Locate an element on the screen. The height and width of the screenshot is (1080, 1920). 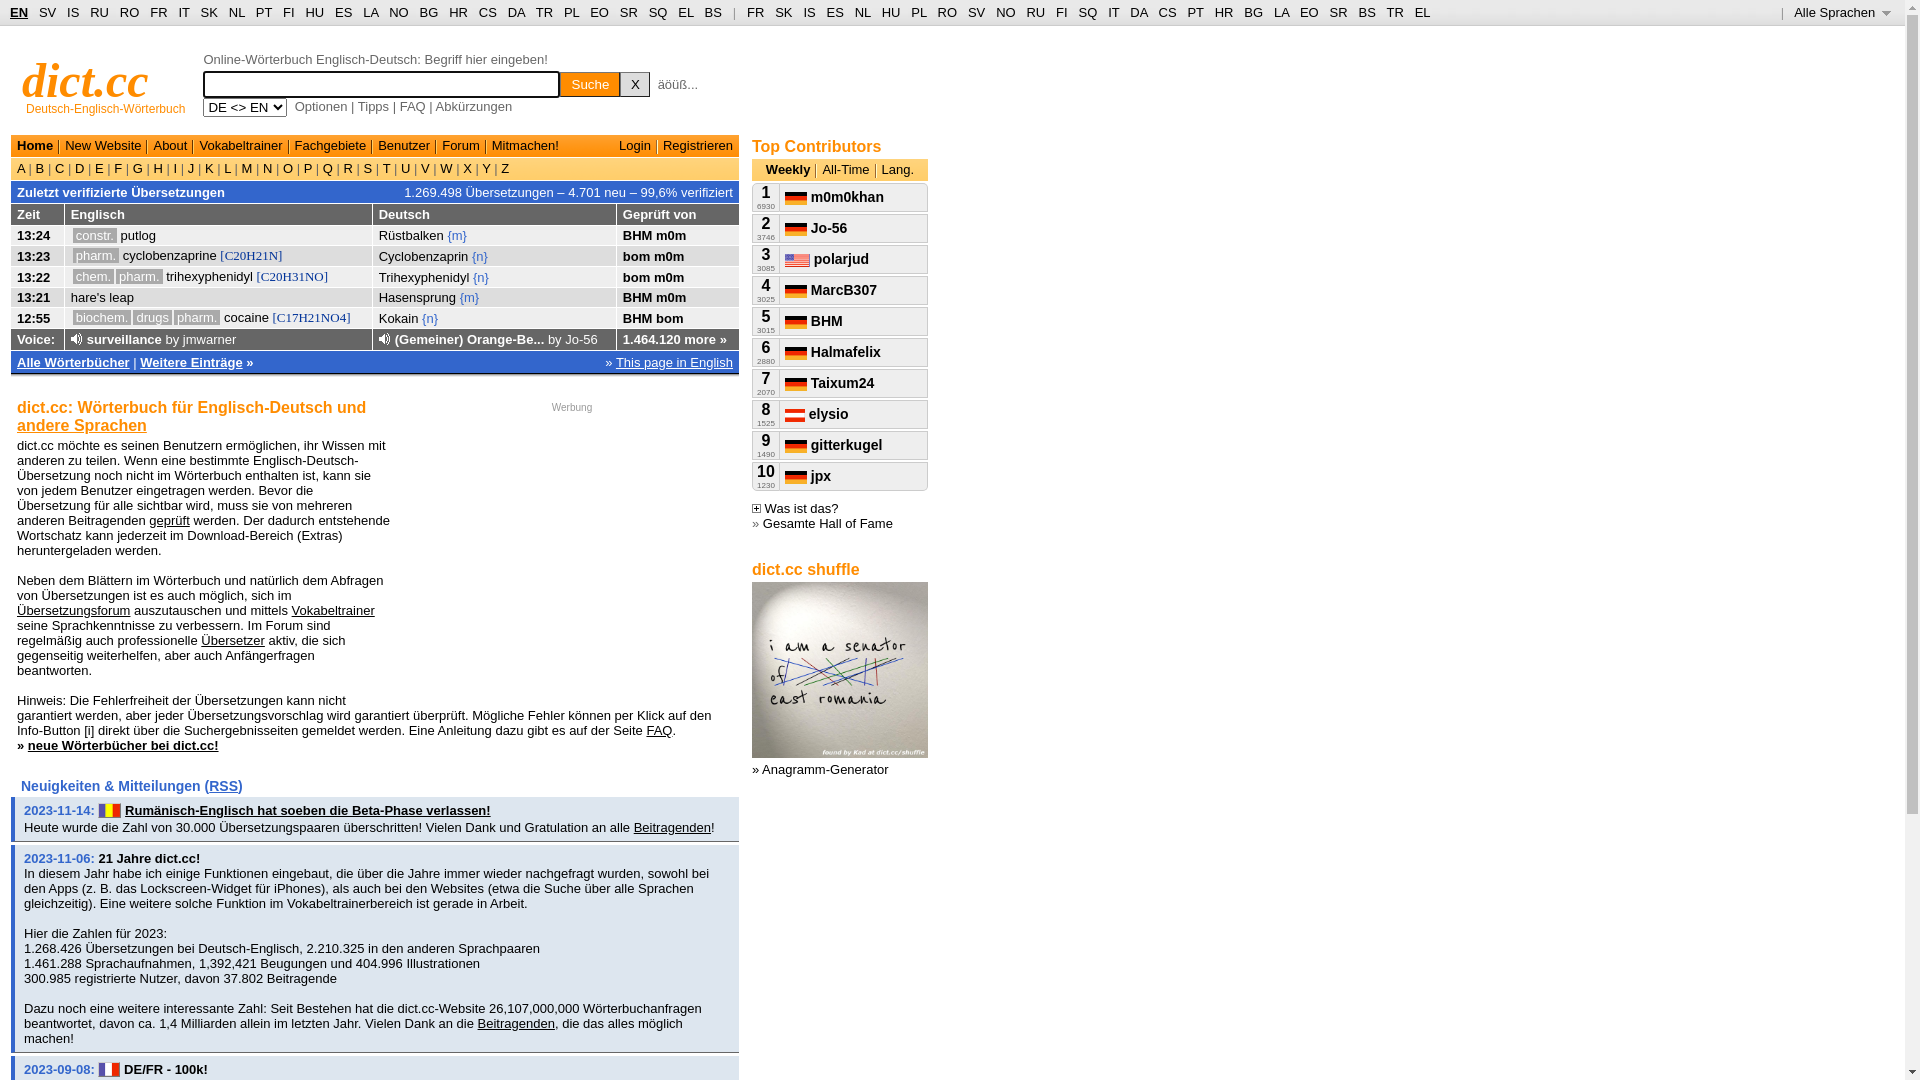
'X' is located at coordinates (633, 83).